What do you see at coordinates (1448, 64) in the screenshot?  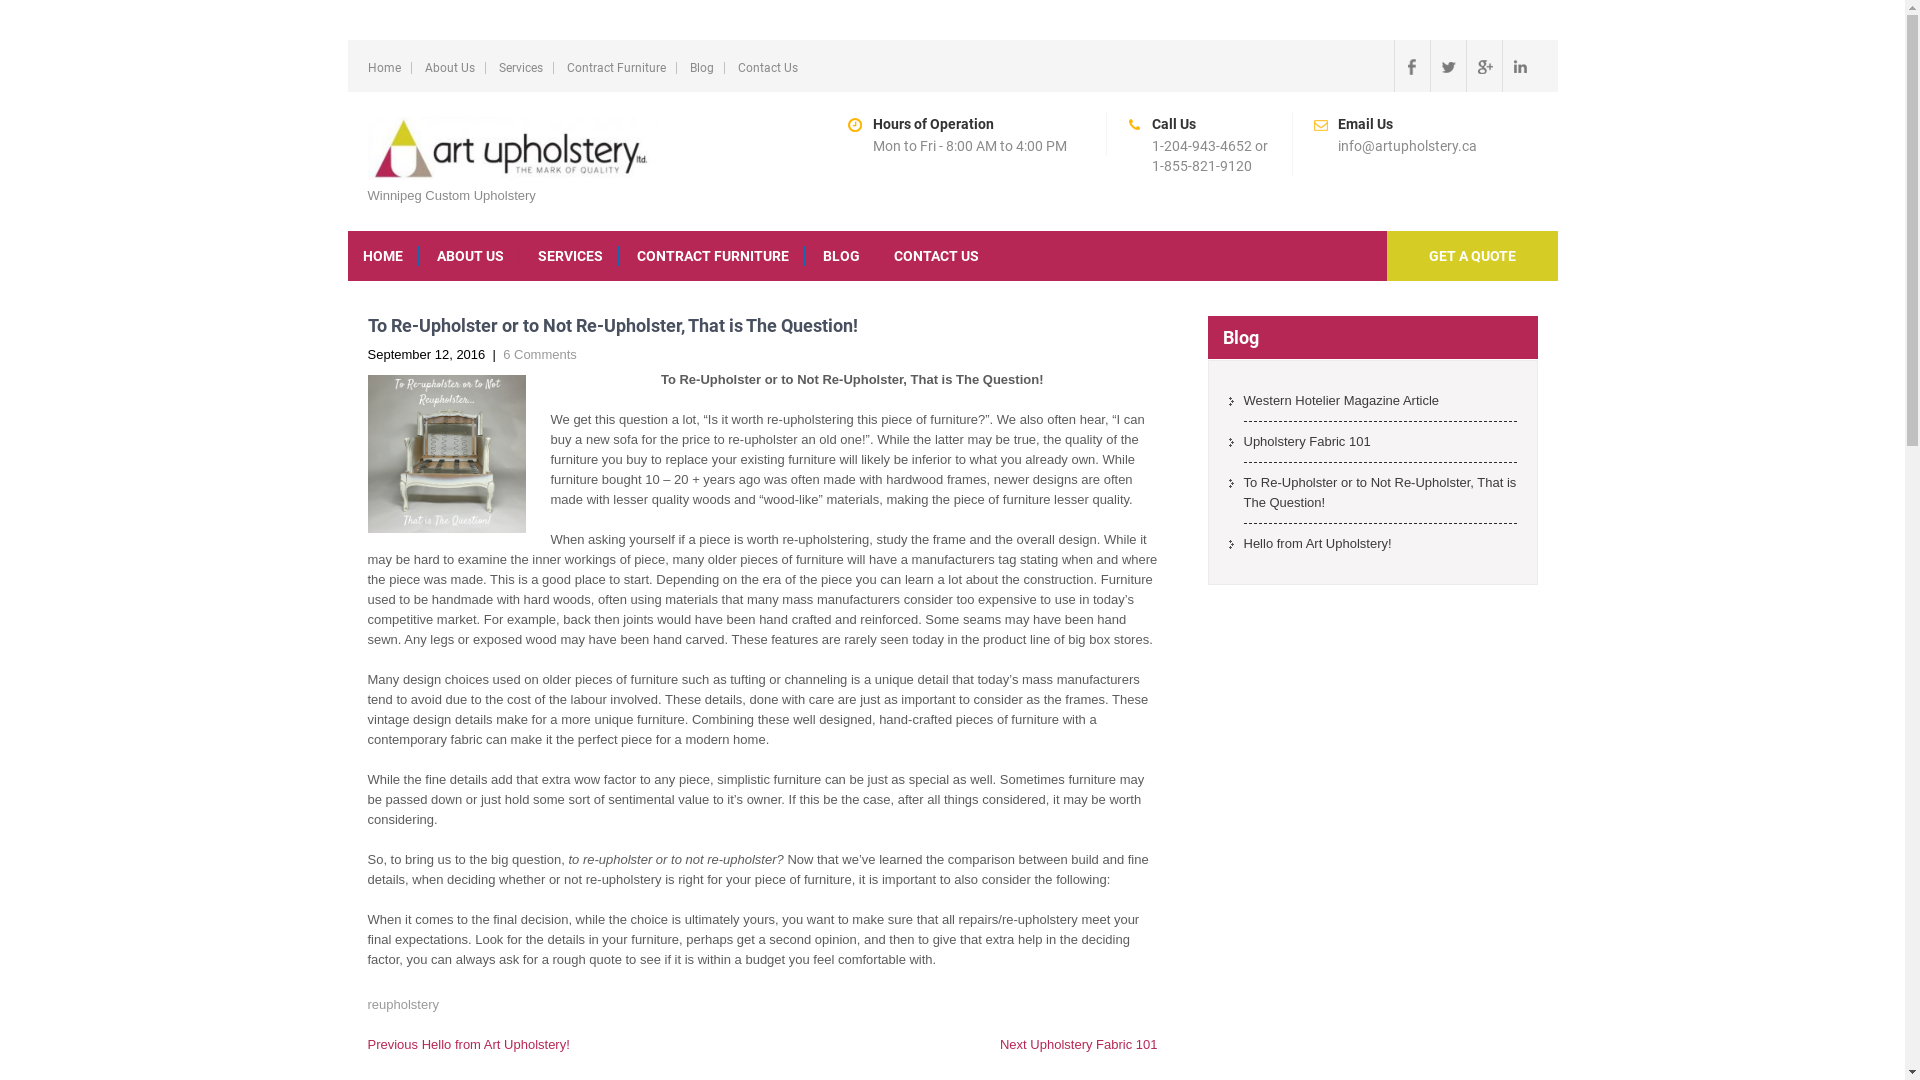 I see `'twitter'` at bounding box center [1448, 64].